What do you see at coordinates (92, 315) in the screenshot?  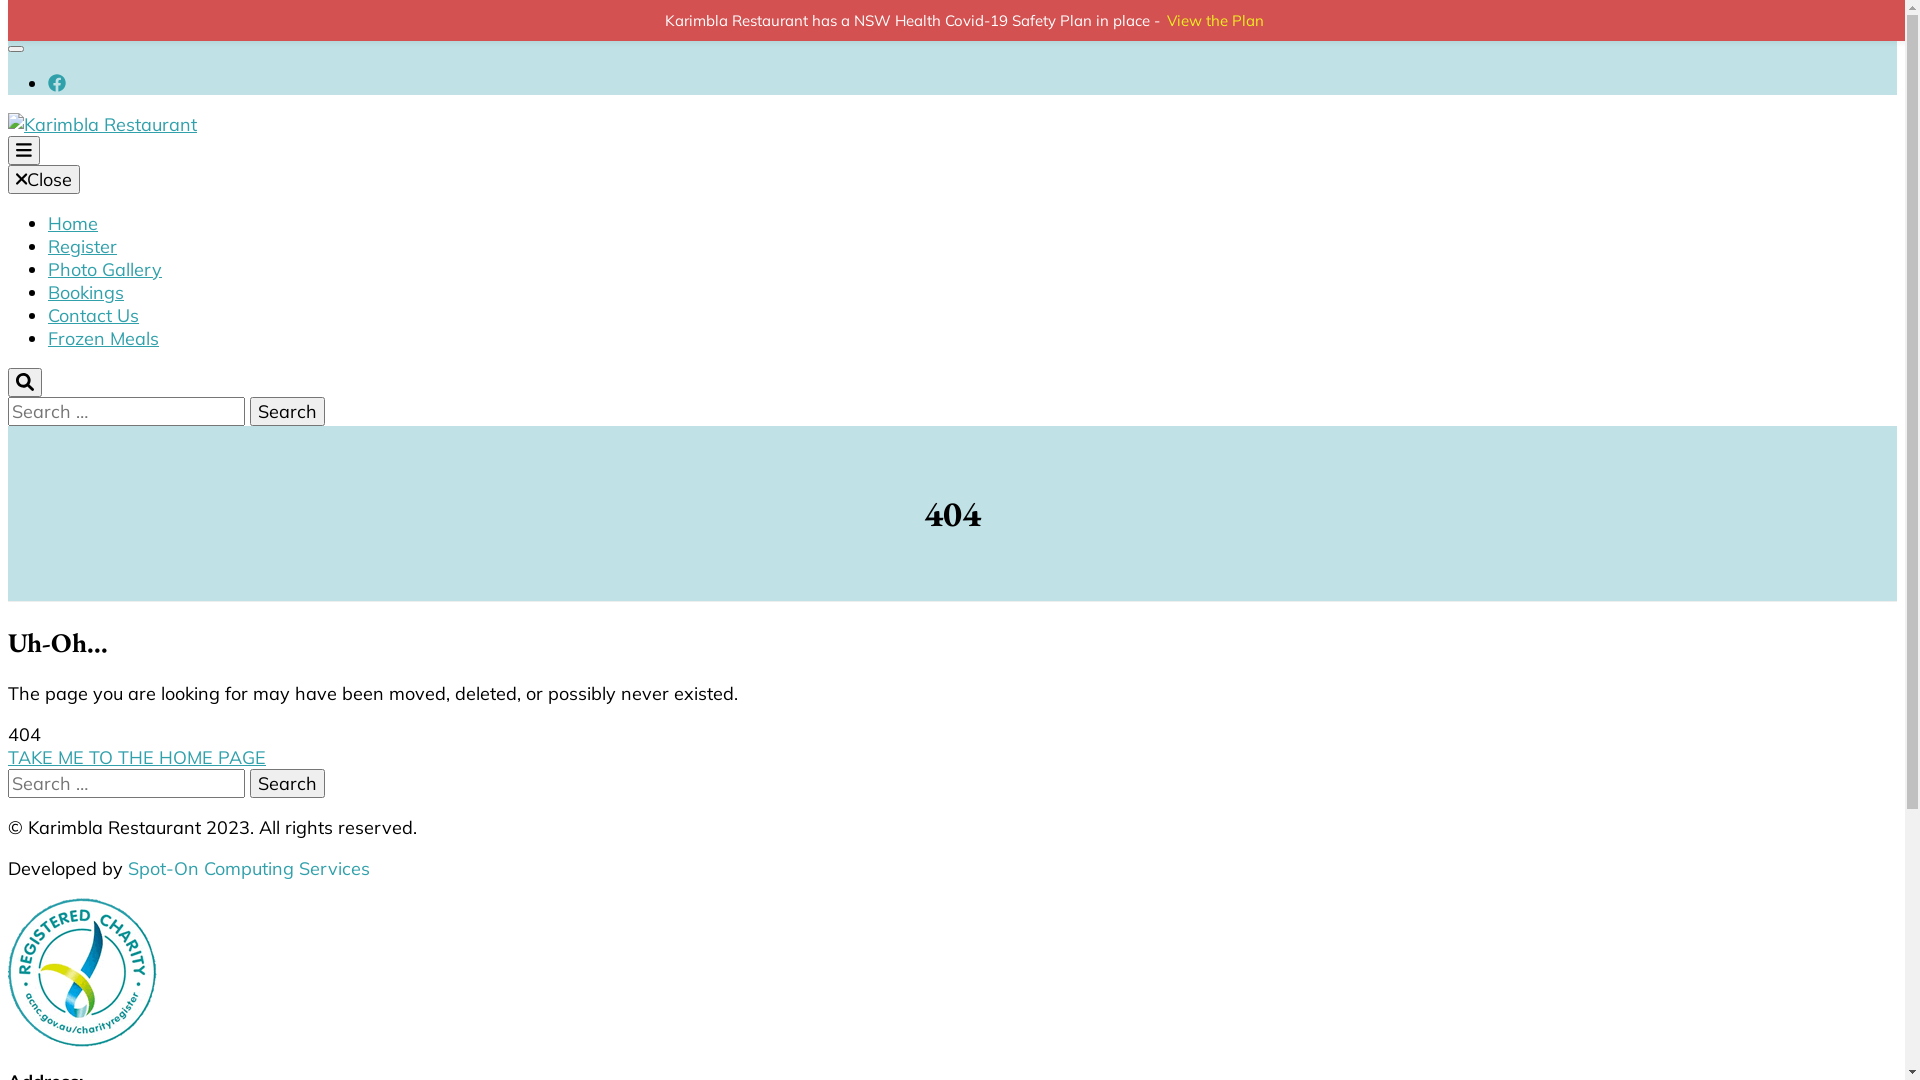 I see `'Contact Us'` at bounding box center [92, 315].